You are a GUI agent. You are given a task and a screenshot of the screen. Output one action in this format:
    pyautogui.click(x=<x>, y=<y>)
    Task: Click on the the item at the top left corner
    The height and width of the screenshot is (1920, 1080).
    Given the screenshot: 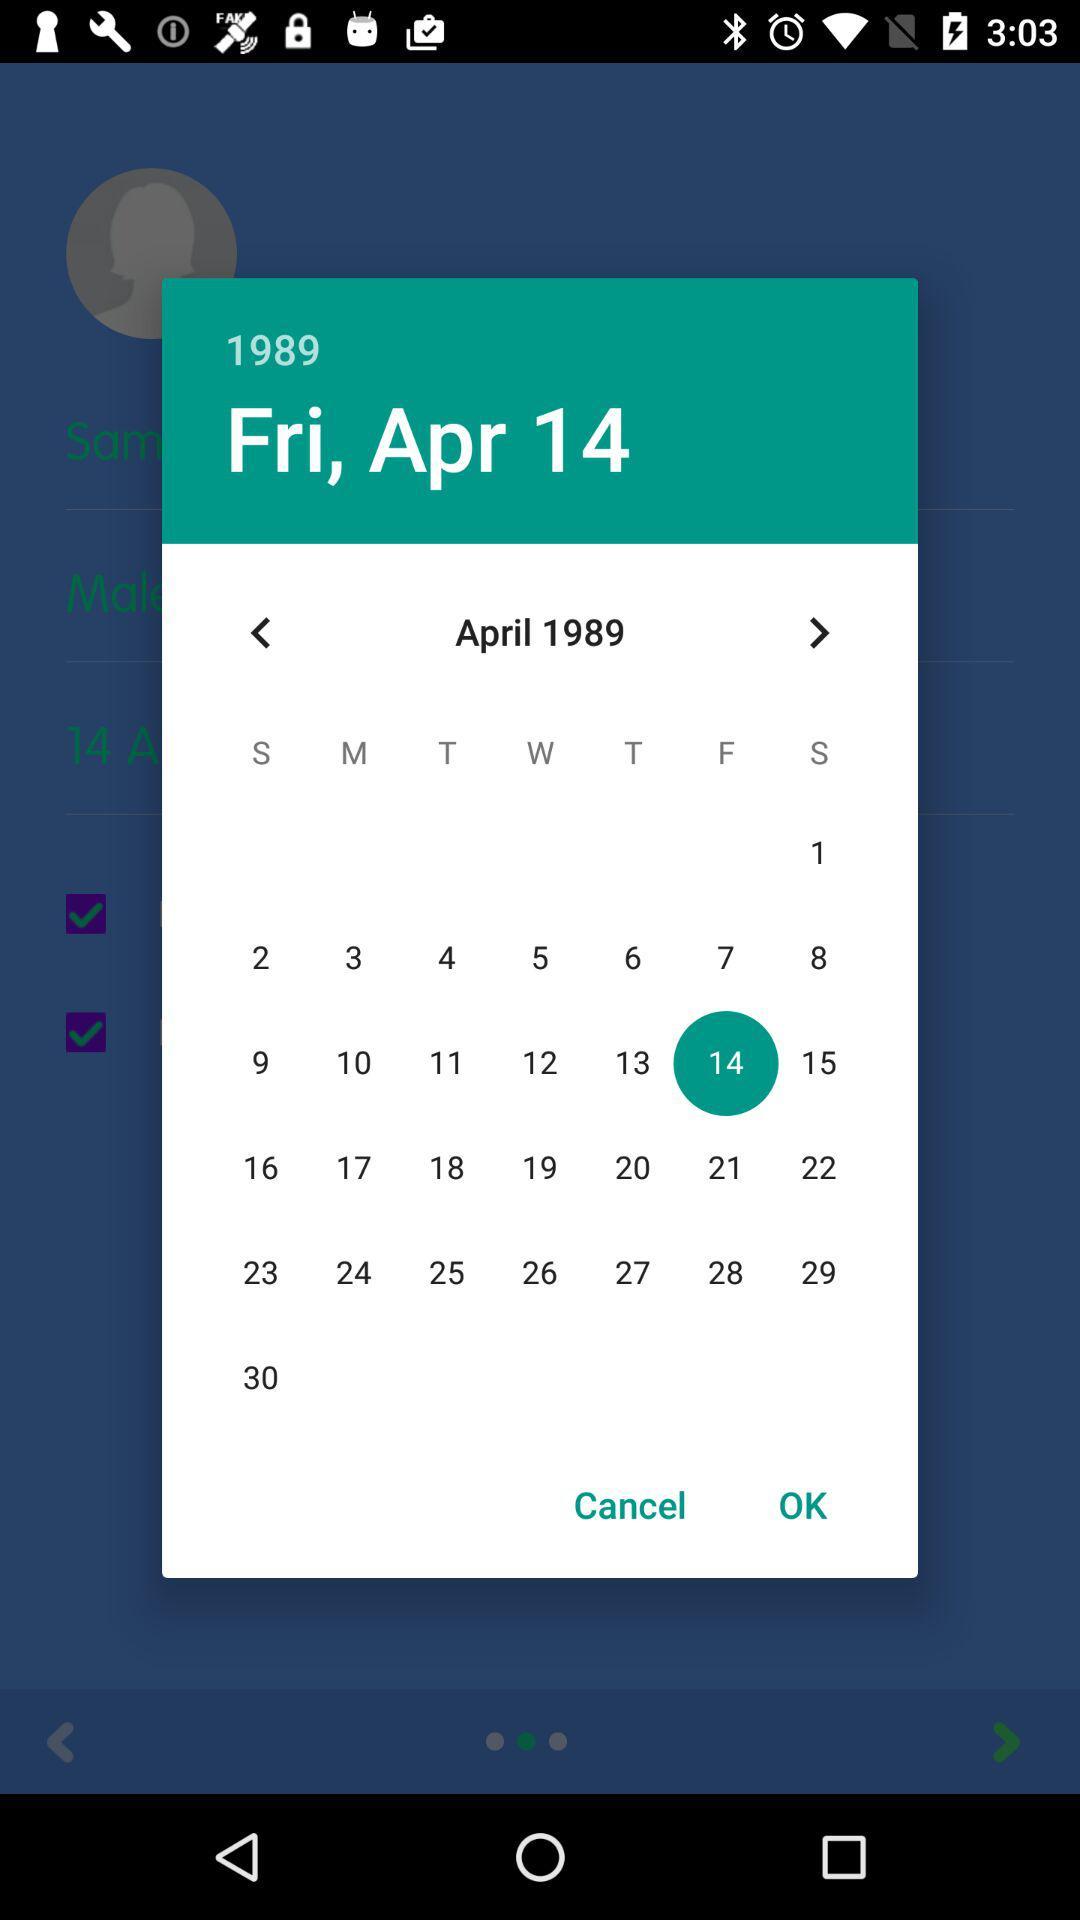 What is the action you would take?
    pyautogui.click(x=260, y=632)
    